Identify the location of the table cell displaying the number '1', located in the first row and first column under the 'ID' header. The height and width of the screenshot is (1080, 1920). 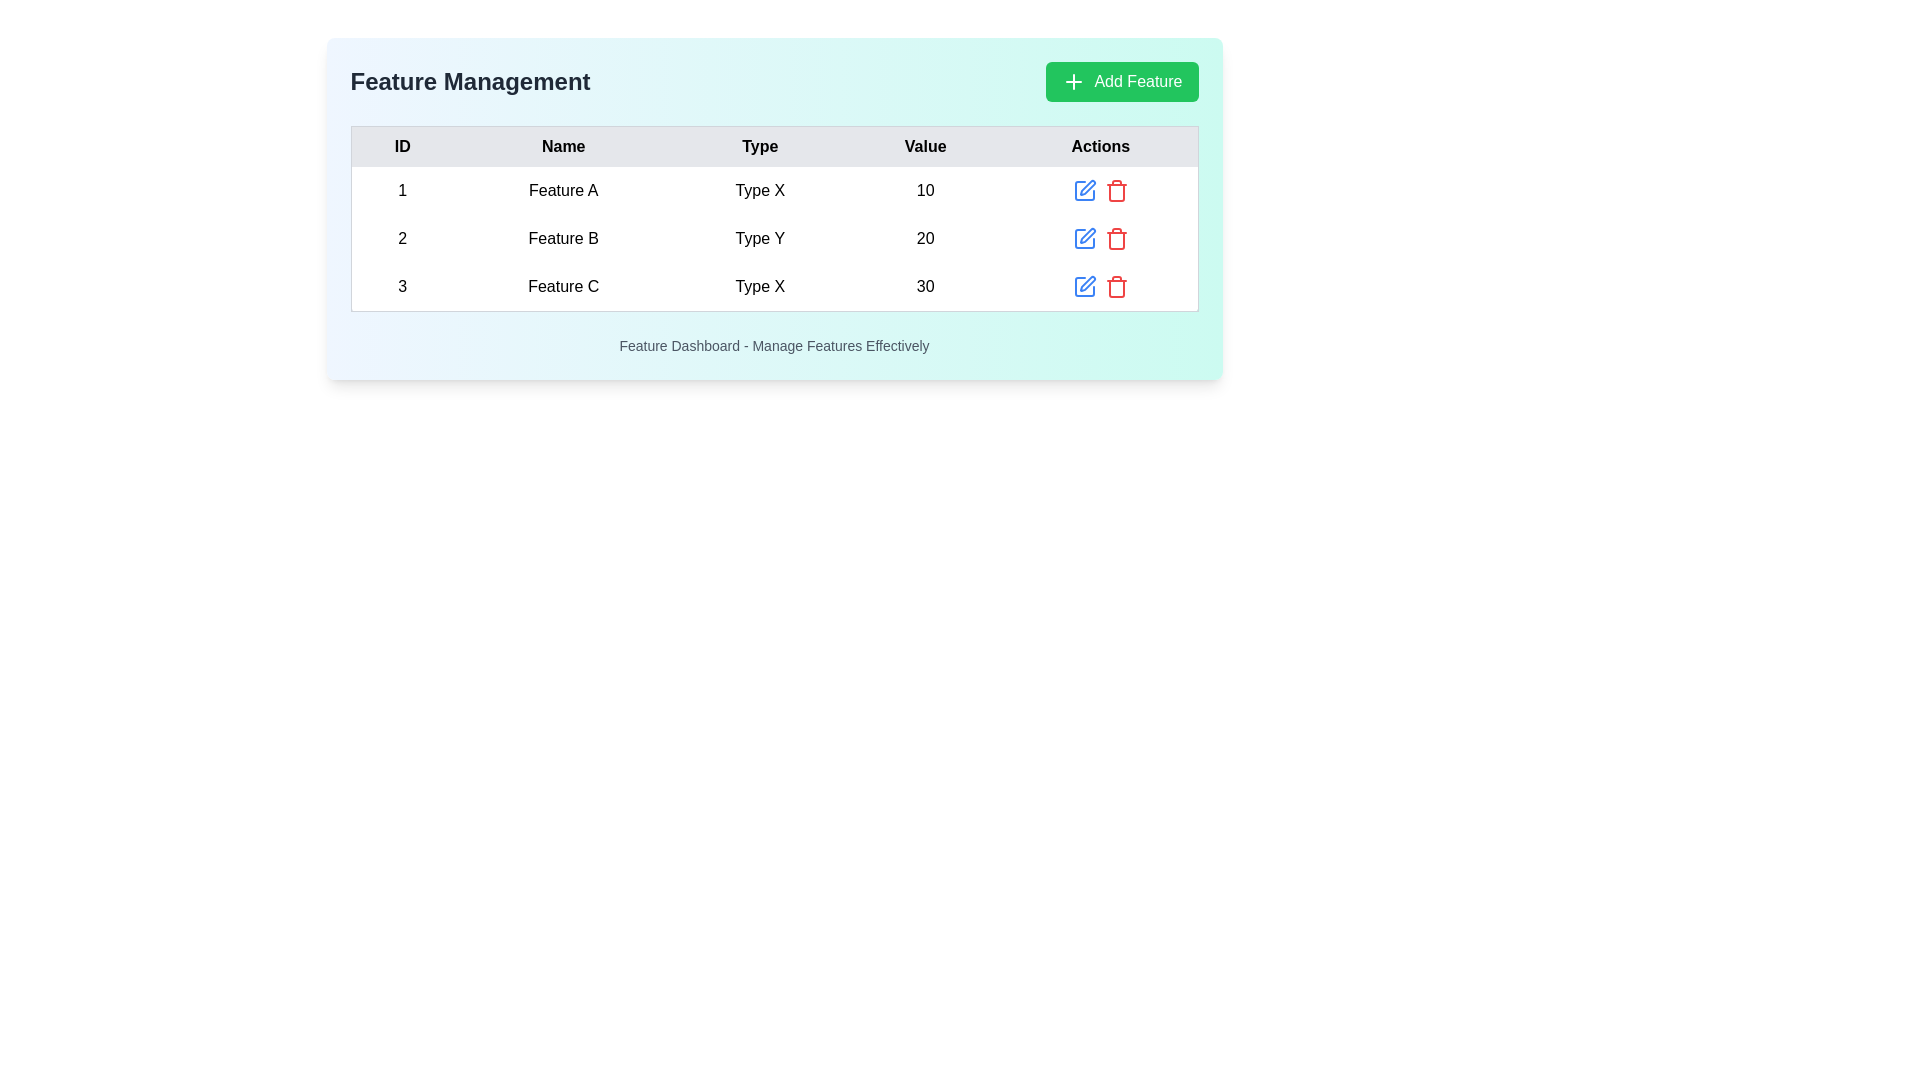
(401, 191).